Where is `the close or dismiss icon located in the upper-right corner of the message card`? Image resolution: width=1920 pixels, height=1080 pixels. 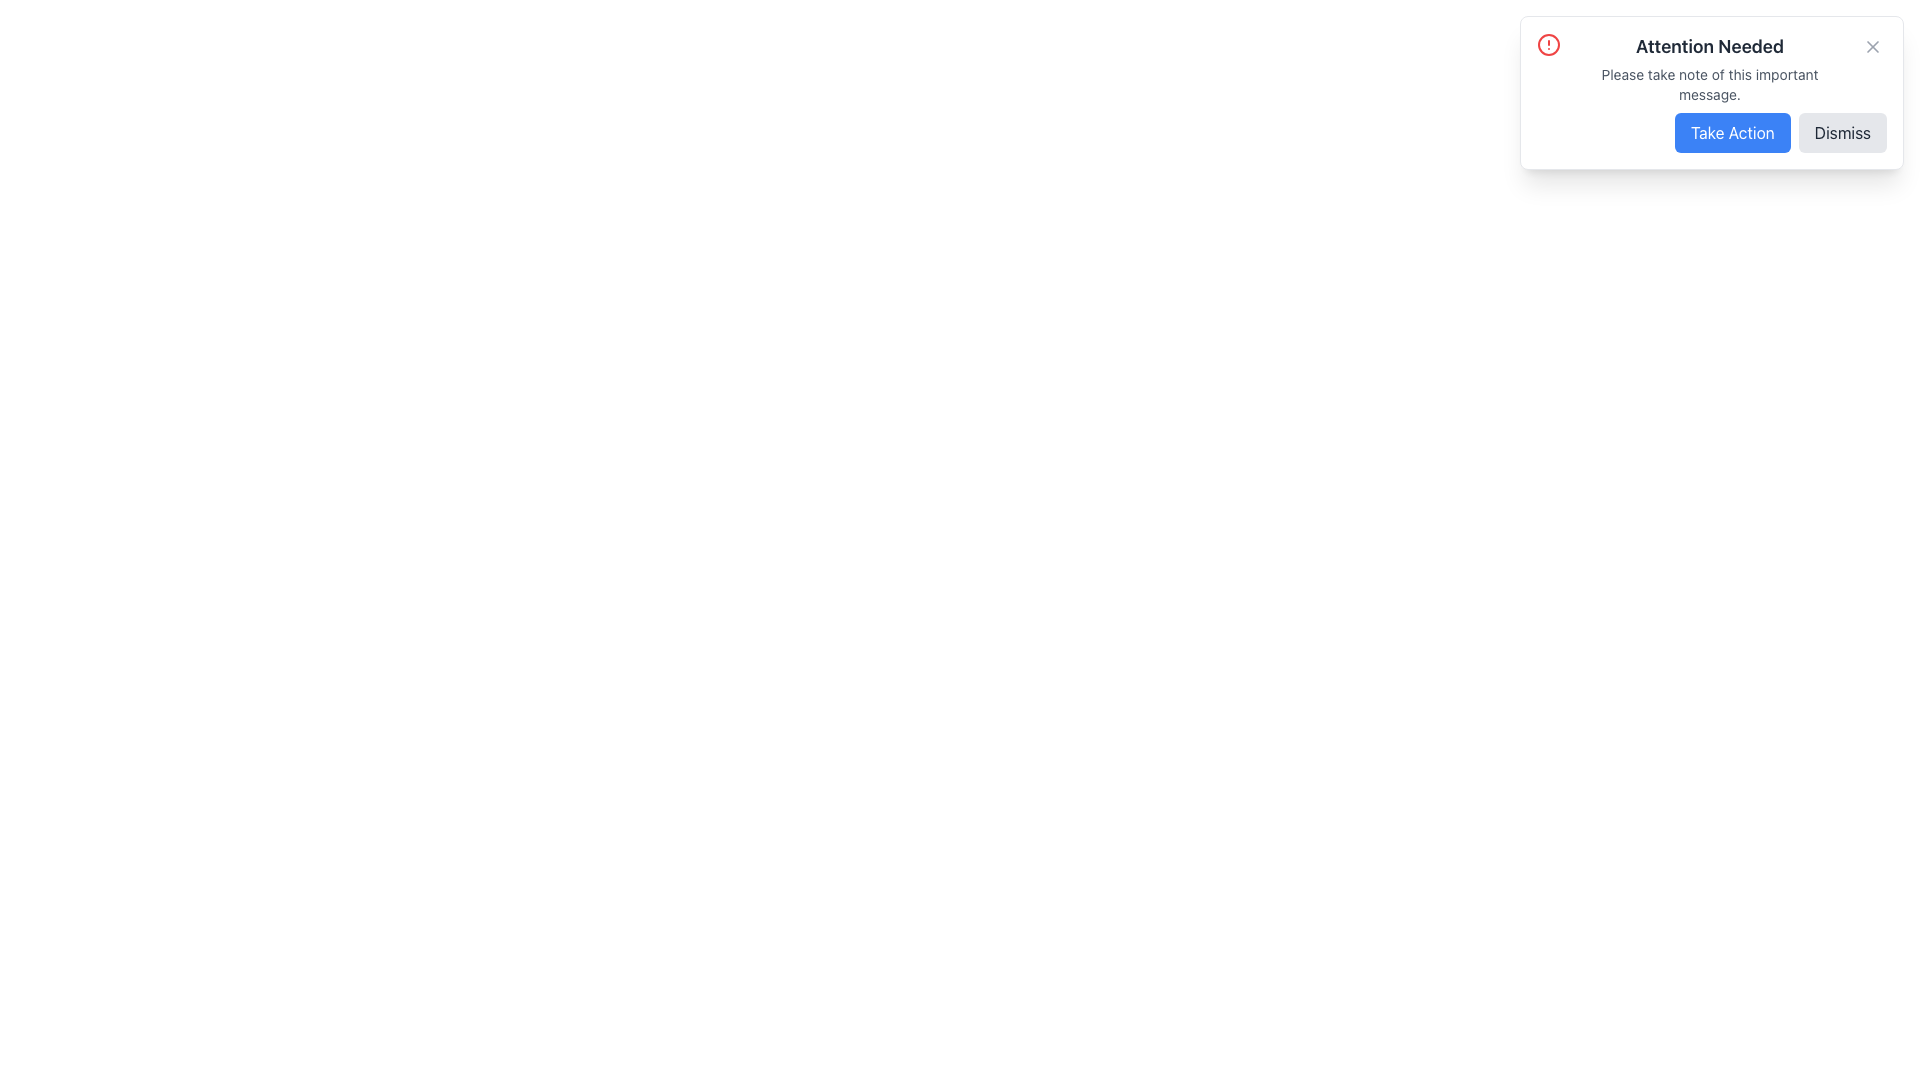 the close or dismiss icon located in the upper-right corner of the message card is located at coordinates (1871, 45).